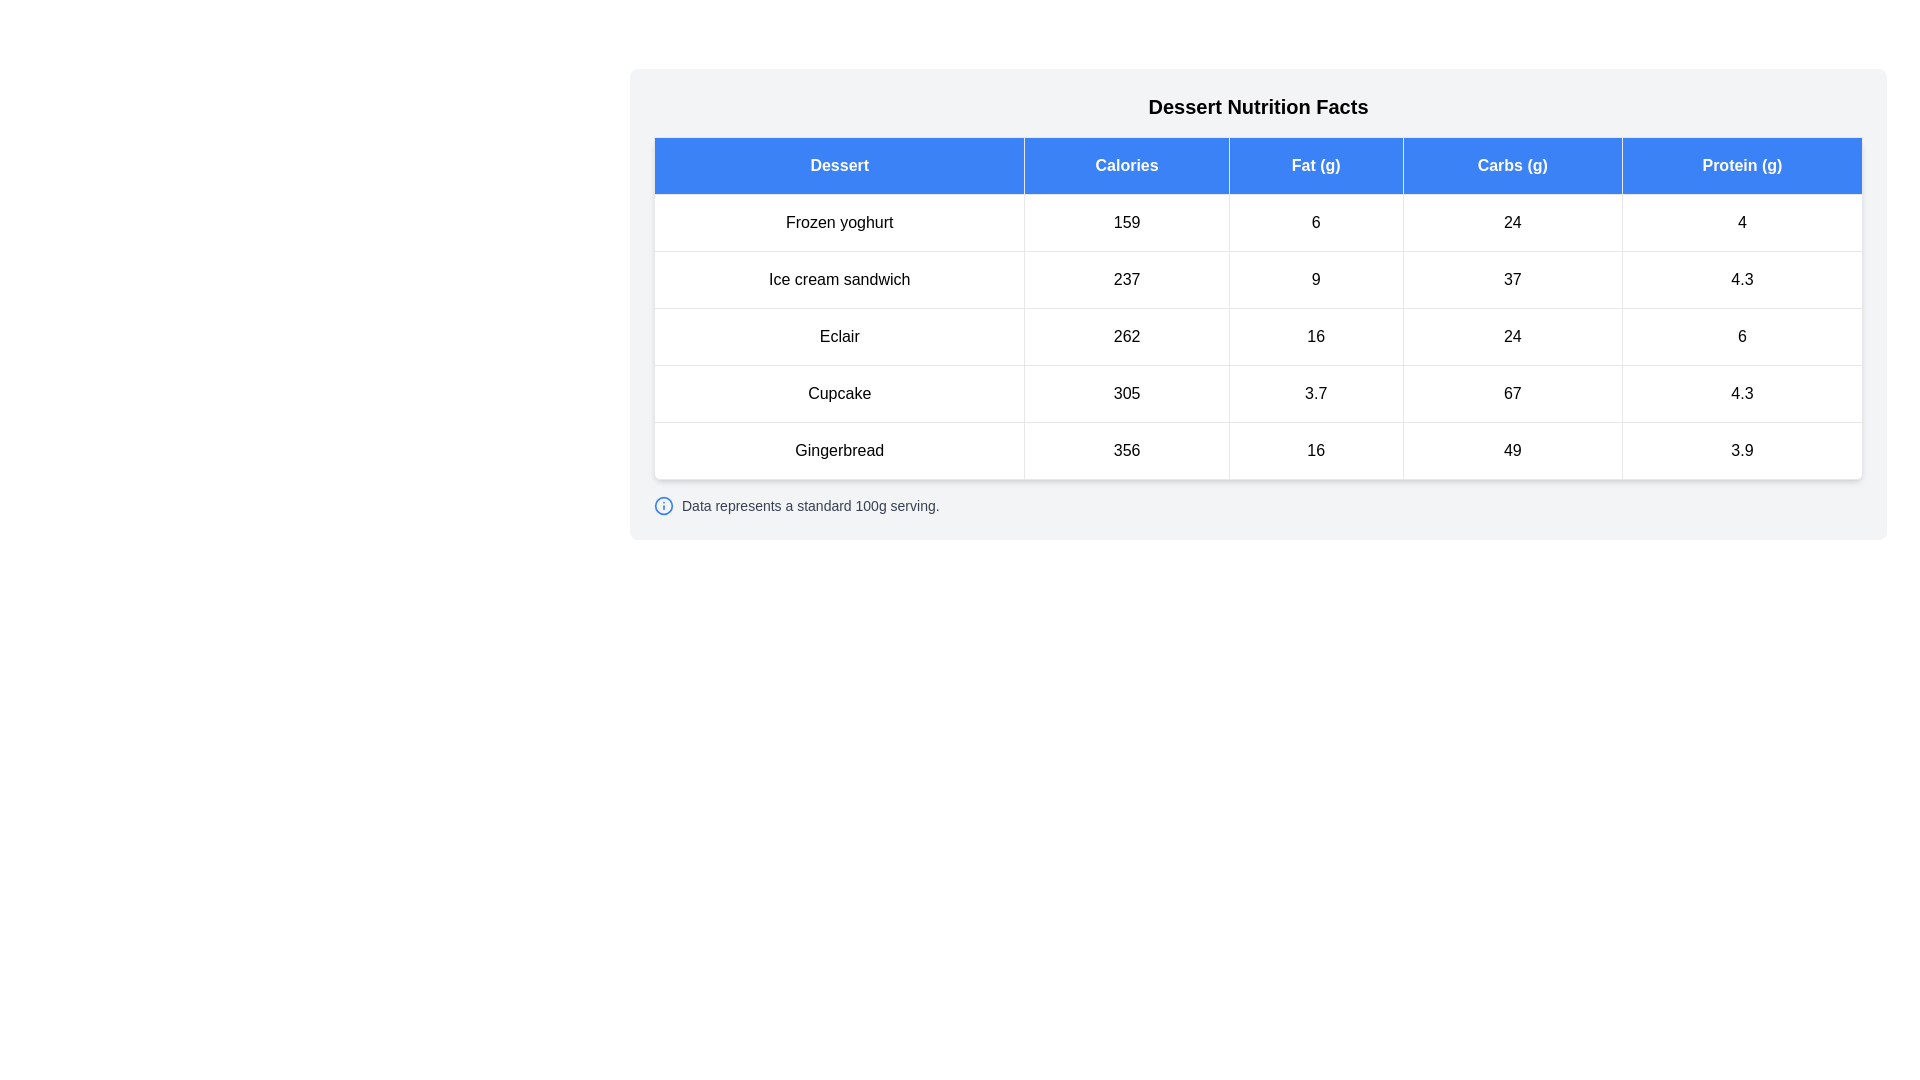 This screenshot has height=1080, width=1920. I want to click on the text element corresponding to Gingerbread, so click(839, 451).